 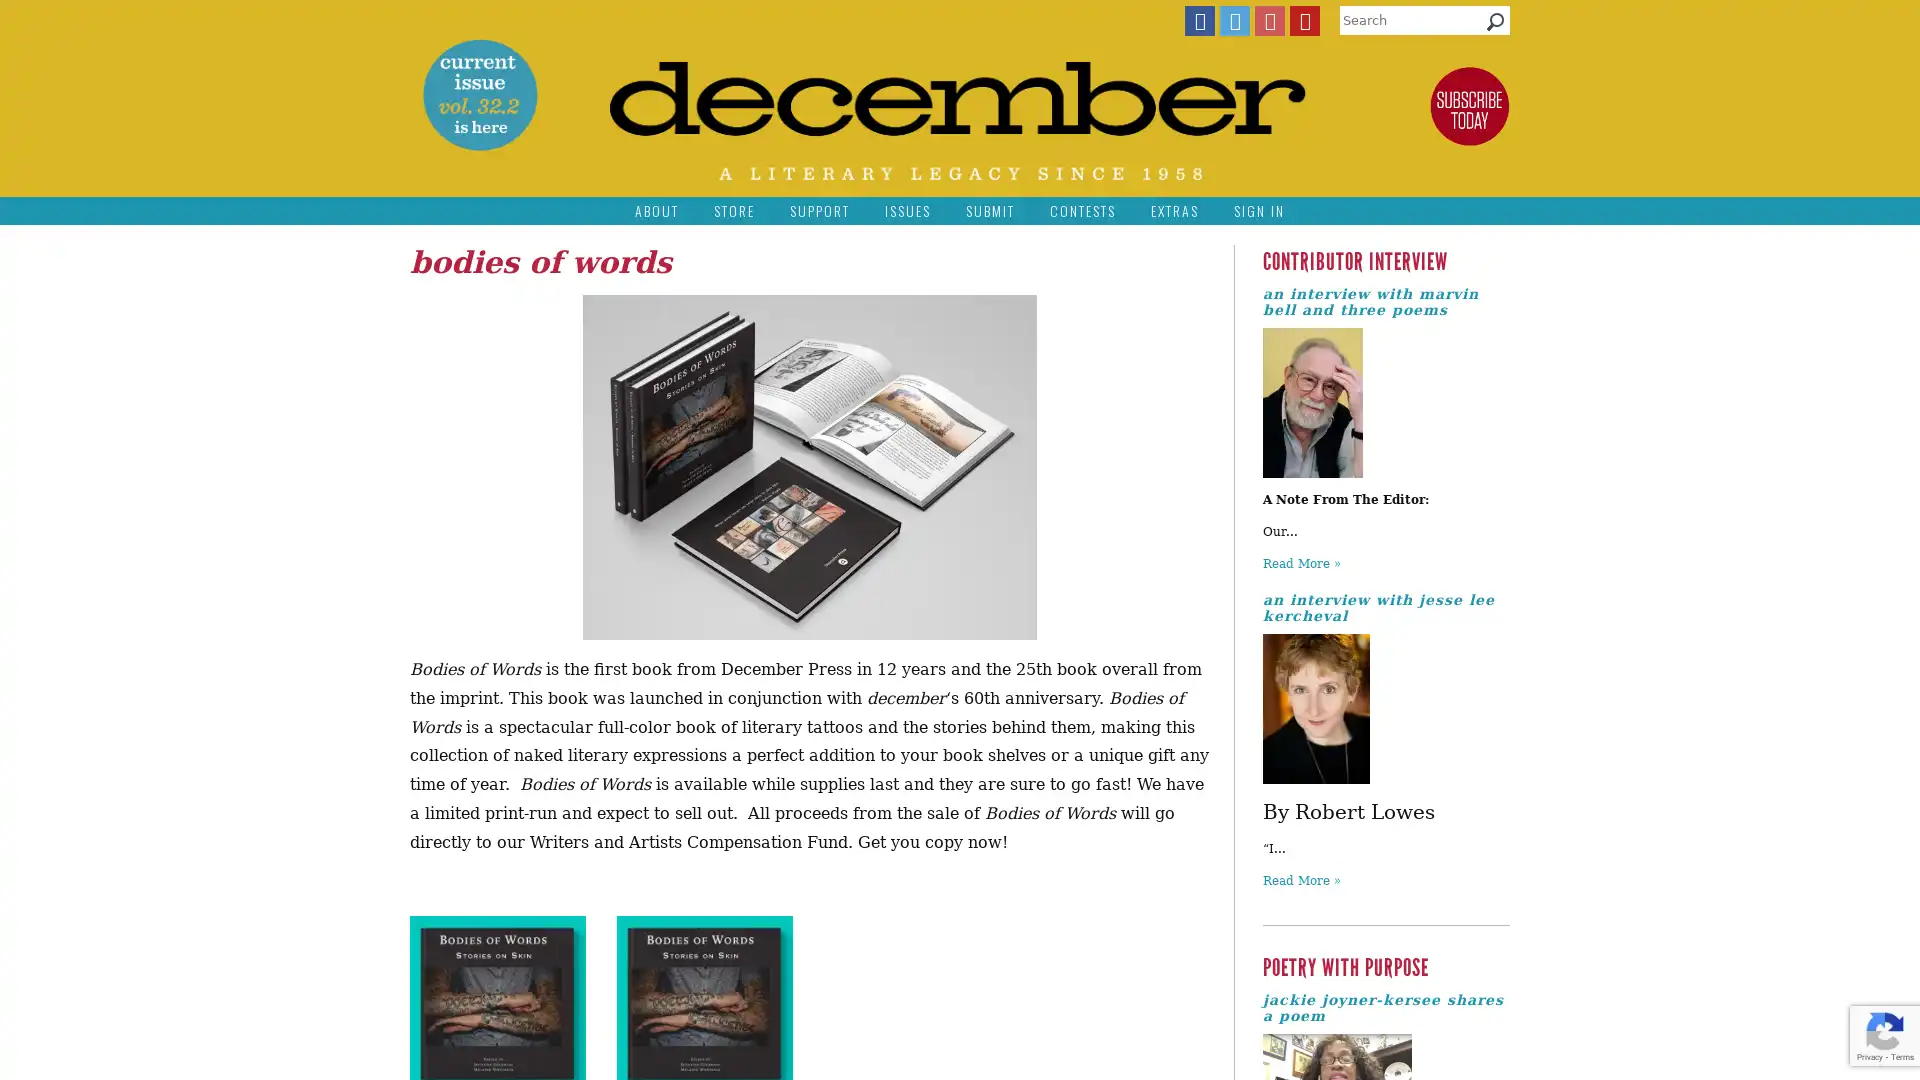 I want to click on Search, so click(x=1495, y=26).